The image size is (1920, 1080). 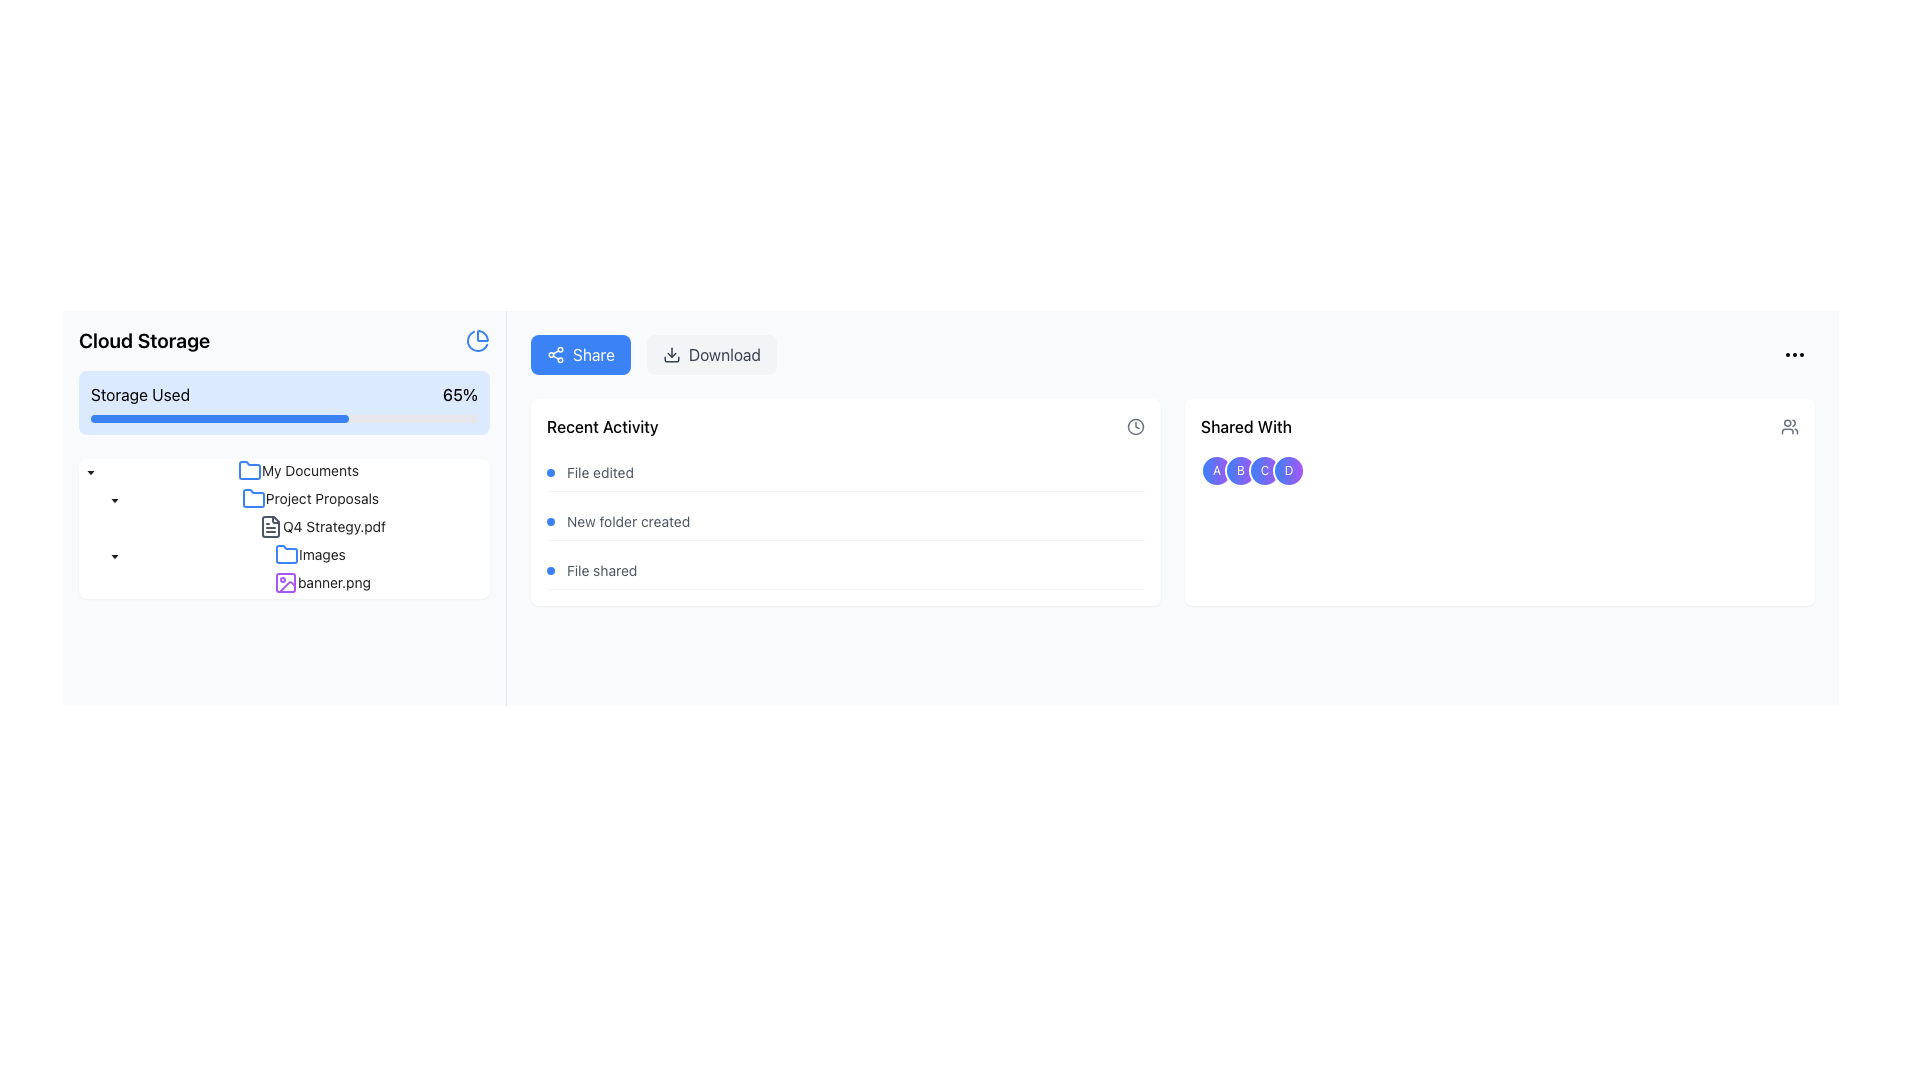 What do you see at coordinates (334, 582) in the screenshot?
I see `the file name label located under the 'Images' folder in the file tree of the 'Cloud Storage' section` at bounding box center [334, 582].